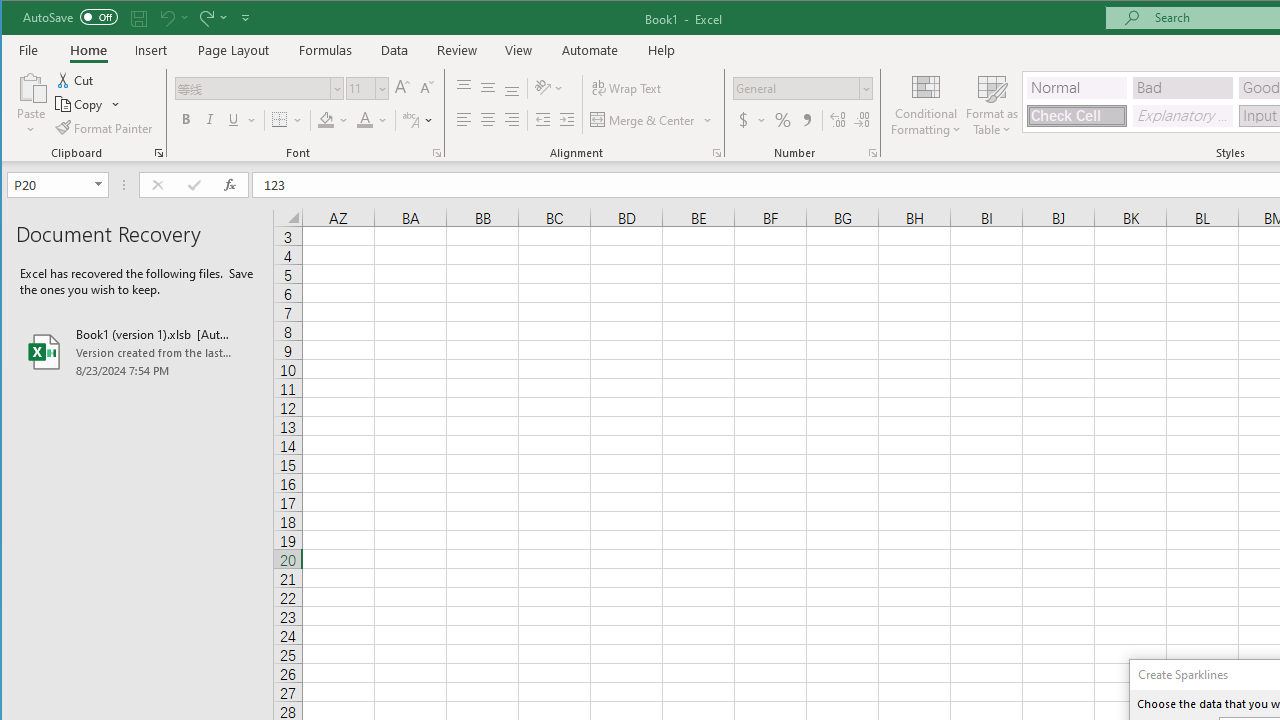  Describe the element at coordinates (862, 120) in the screenshot. I see `'Decrease Decimal'` at that location.